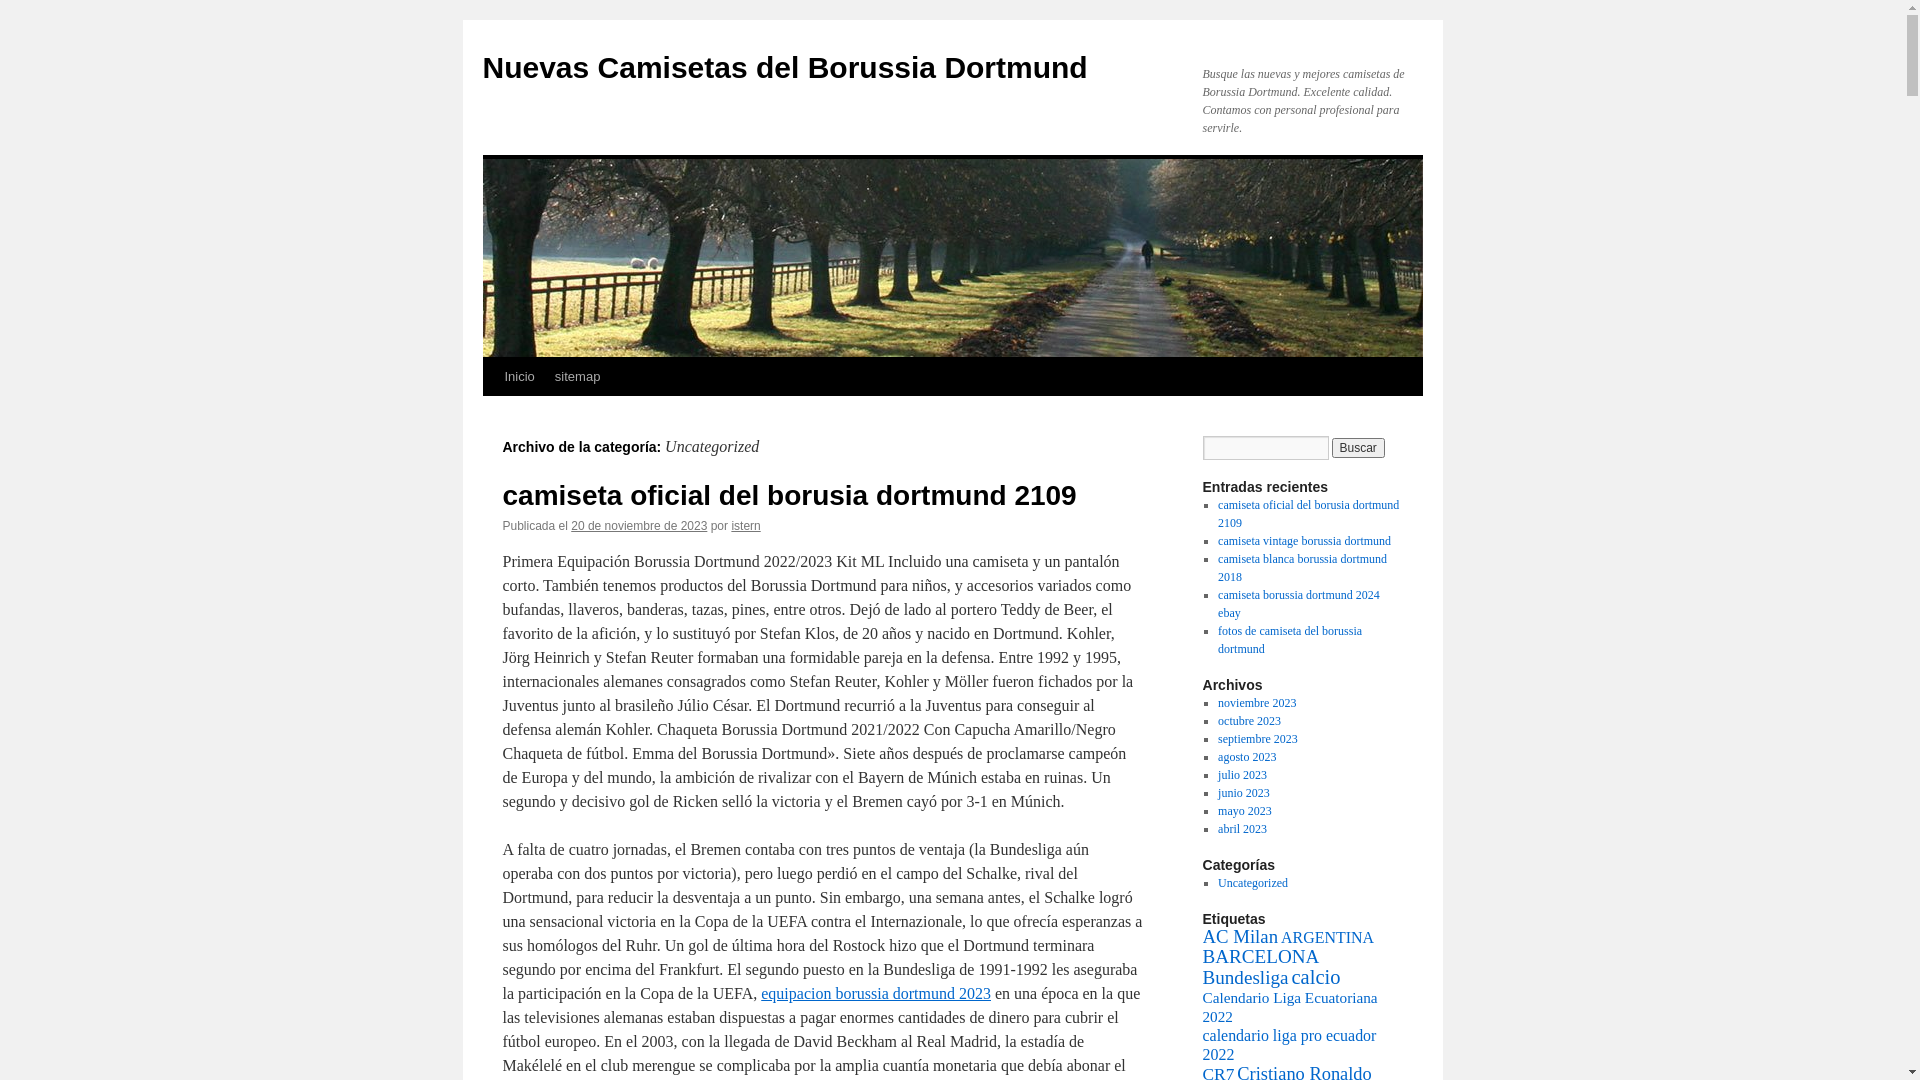 The width and height of the screenshot is (1920, 1080). What do you see at coordinates (1217, 701) in the screenshot?
I see `'noviembre 2023'` at bounding box center [1217, 701].